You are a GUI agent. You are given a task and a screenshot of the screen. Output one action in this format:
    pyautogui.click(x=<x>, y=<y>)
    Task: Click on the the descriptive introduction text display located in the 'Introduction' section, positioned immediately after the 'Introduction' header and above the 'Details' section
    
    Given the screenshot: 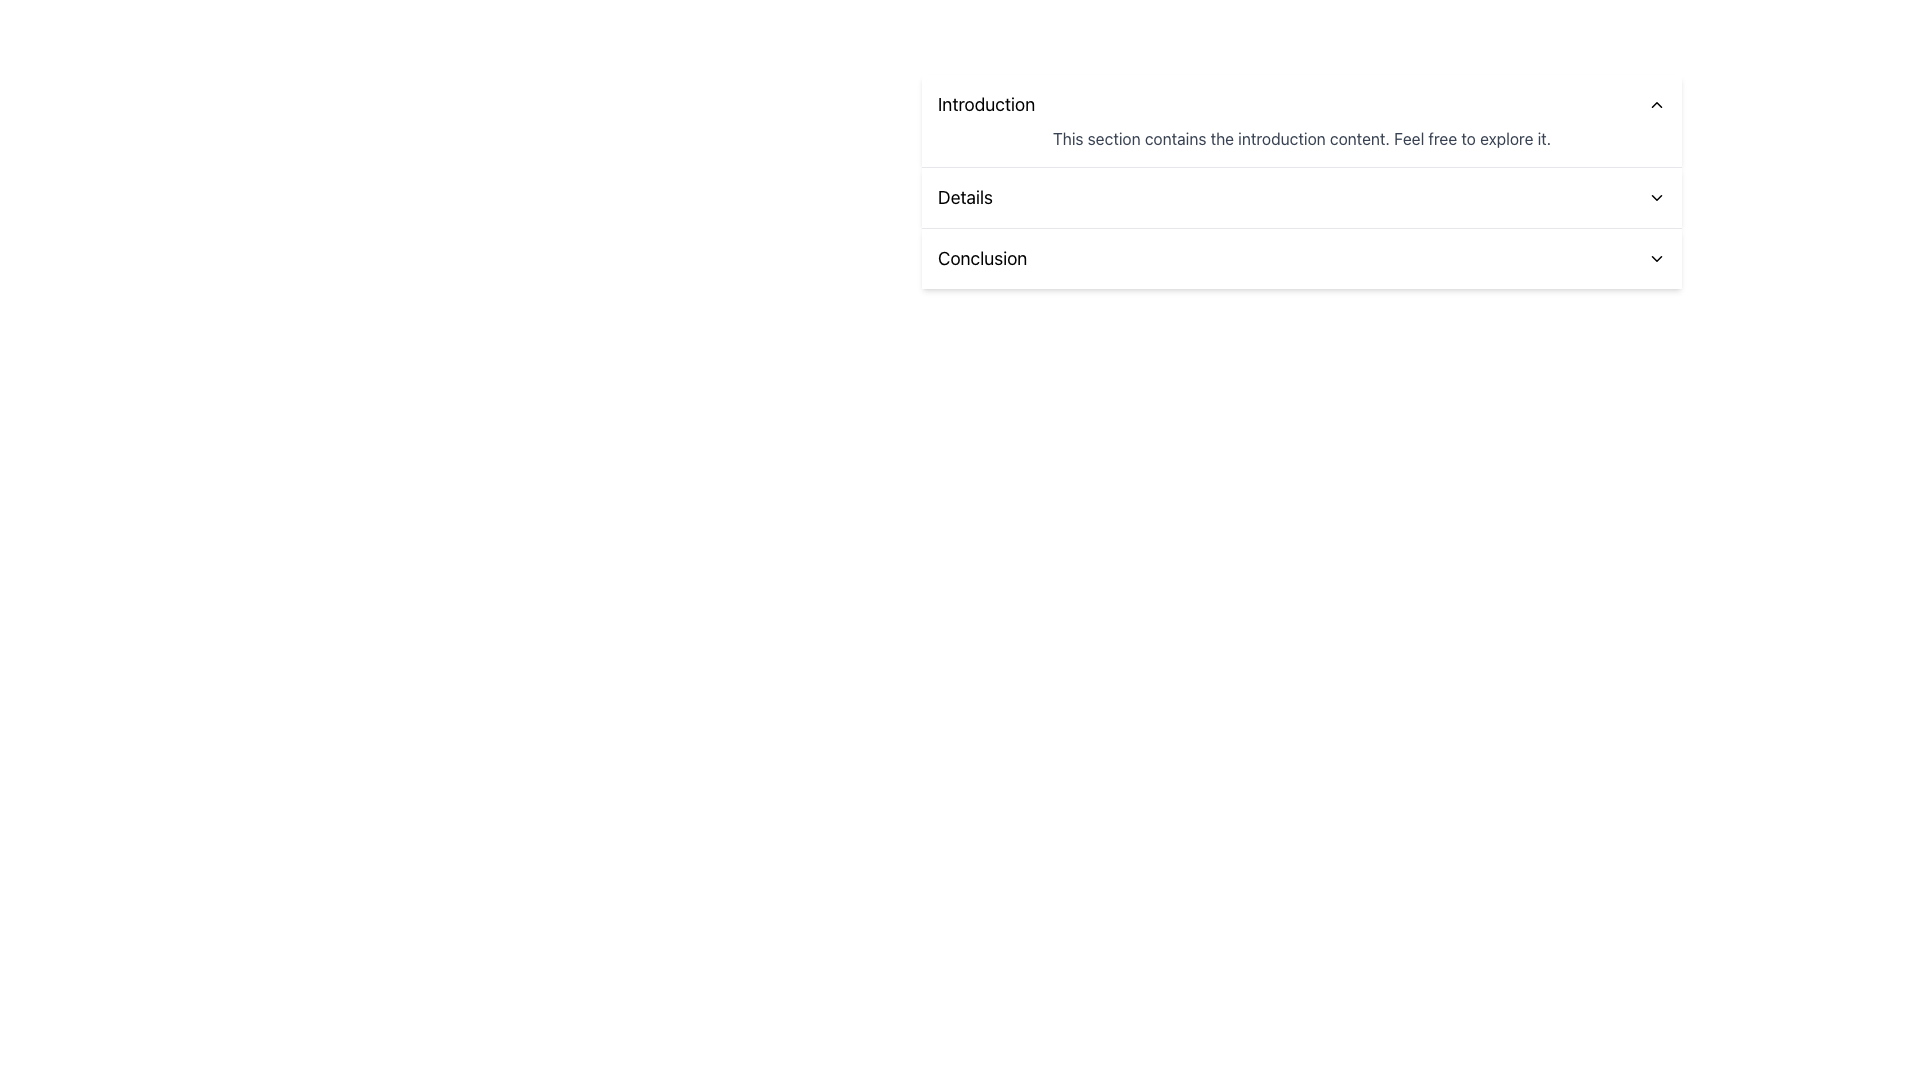 What is the action you would take?
    pyautogui.click(x=1301, y=137)
    